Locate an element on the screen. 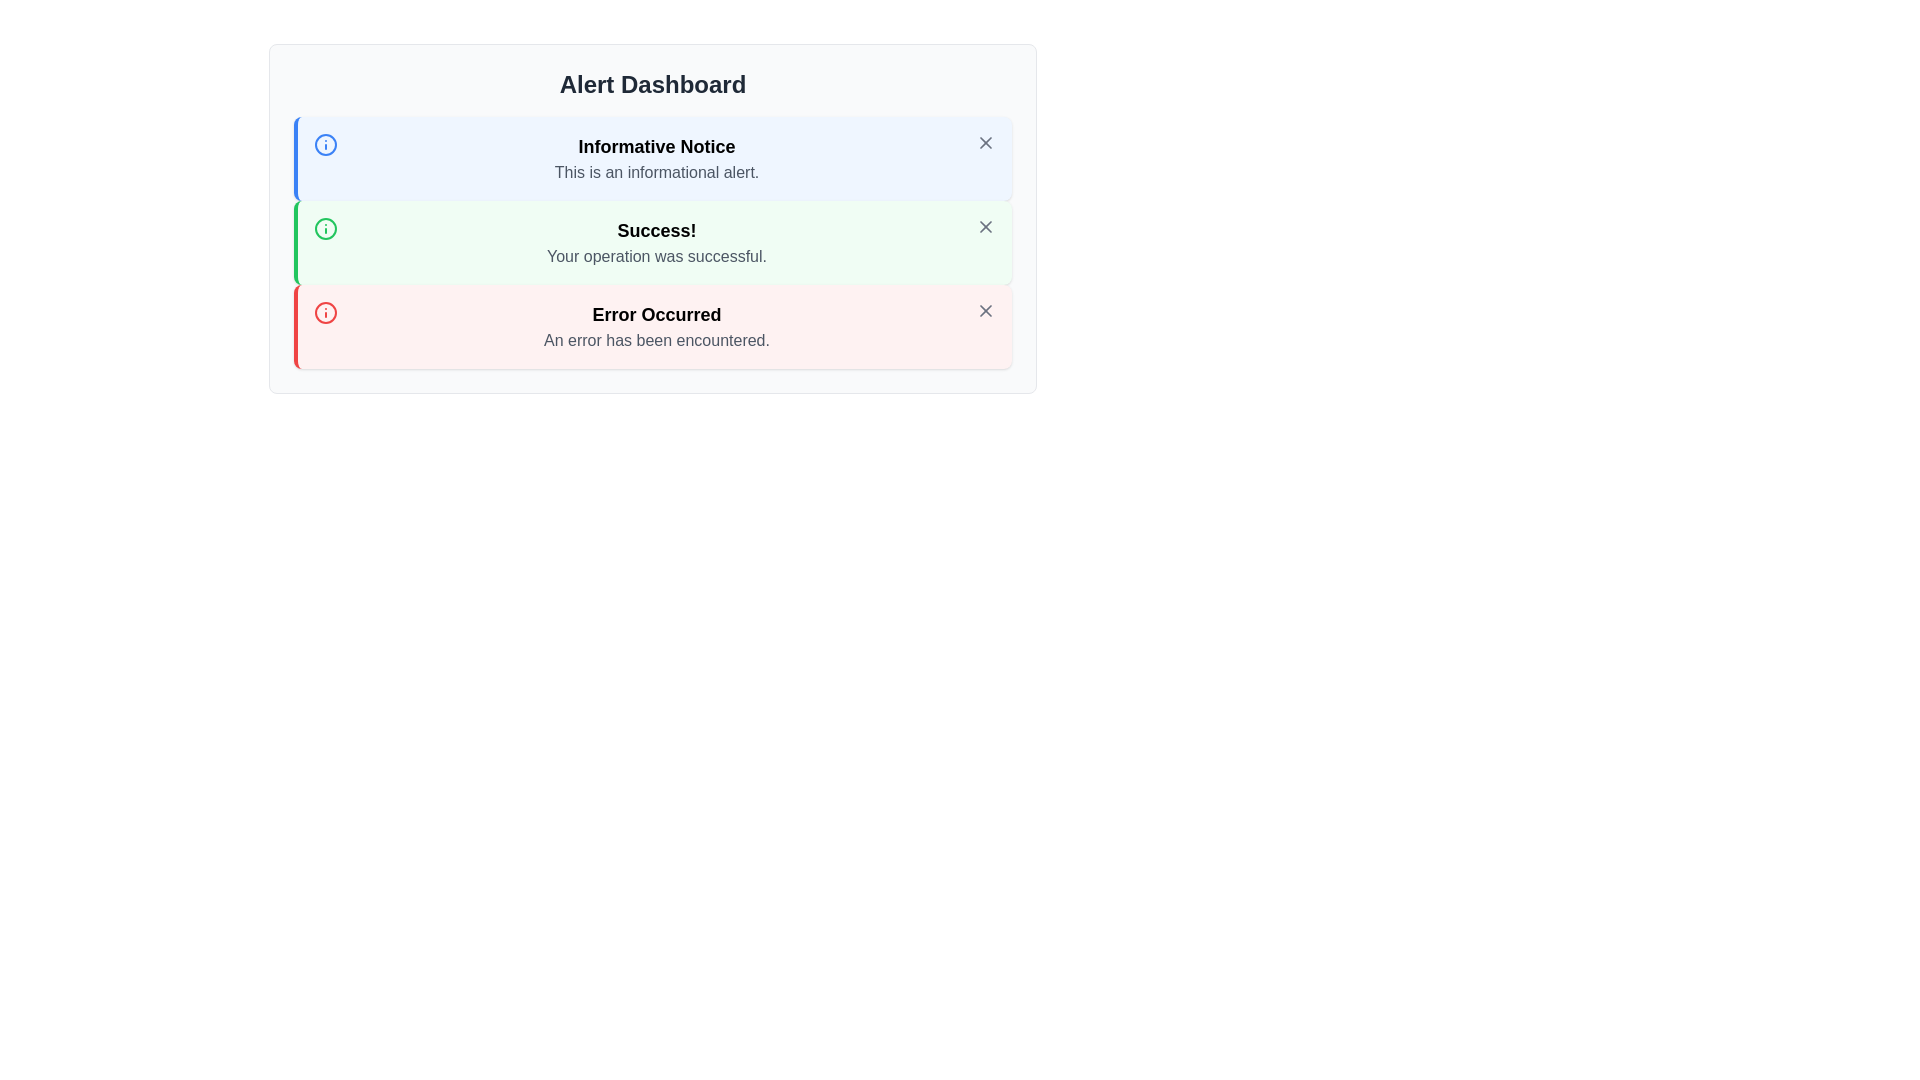  the close button located in the top-right corner of the success alert box to observe the color transition effect is located at coordinates (985, 226).